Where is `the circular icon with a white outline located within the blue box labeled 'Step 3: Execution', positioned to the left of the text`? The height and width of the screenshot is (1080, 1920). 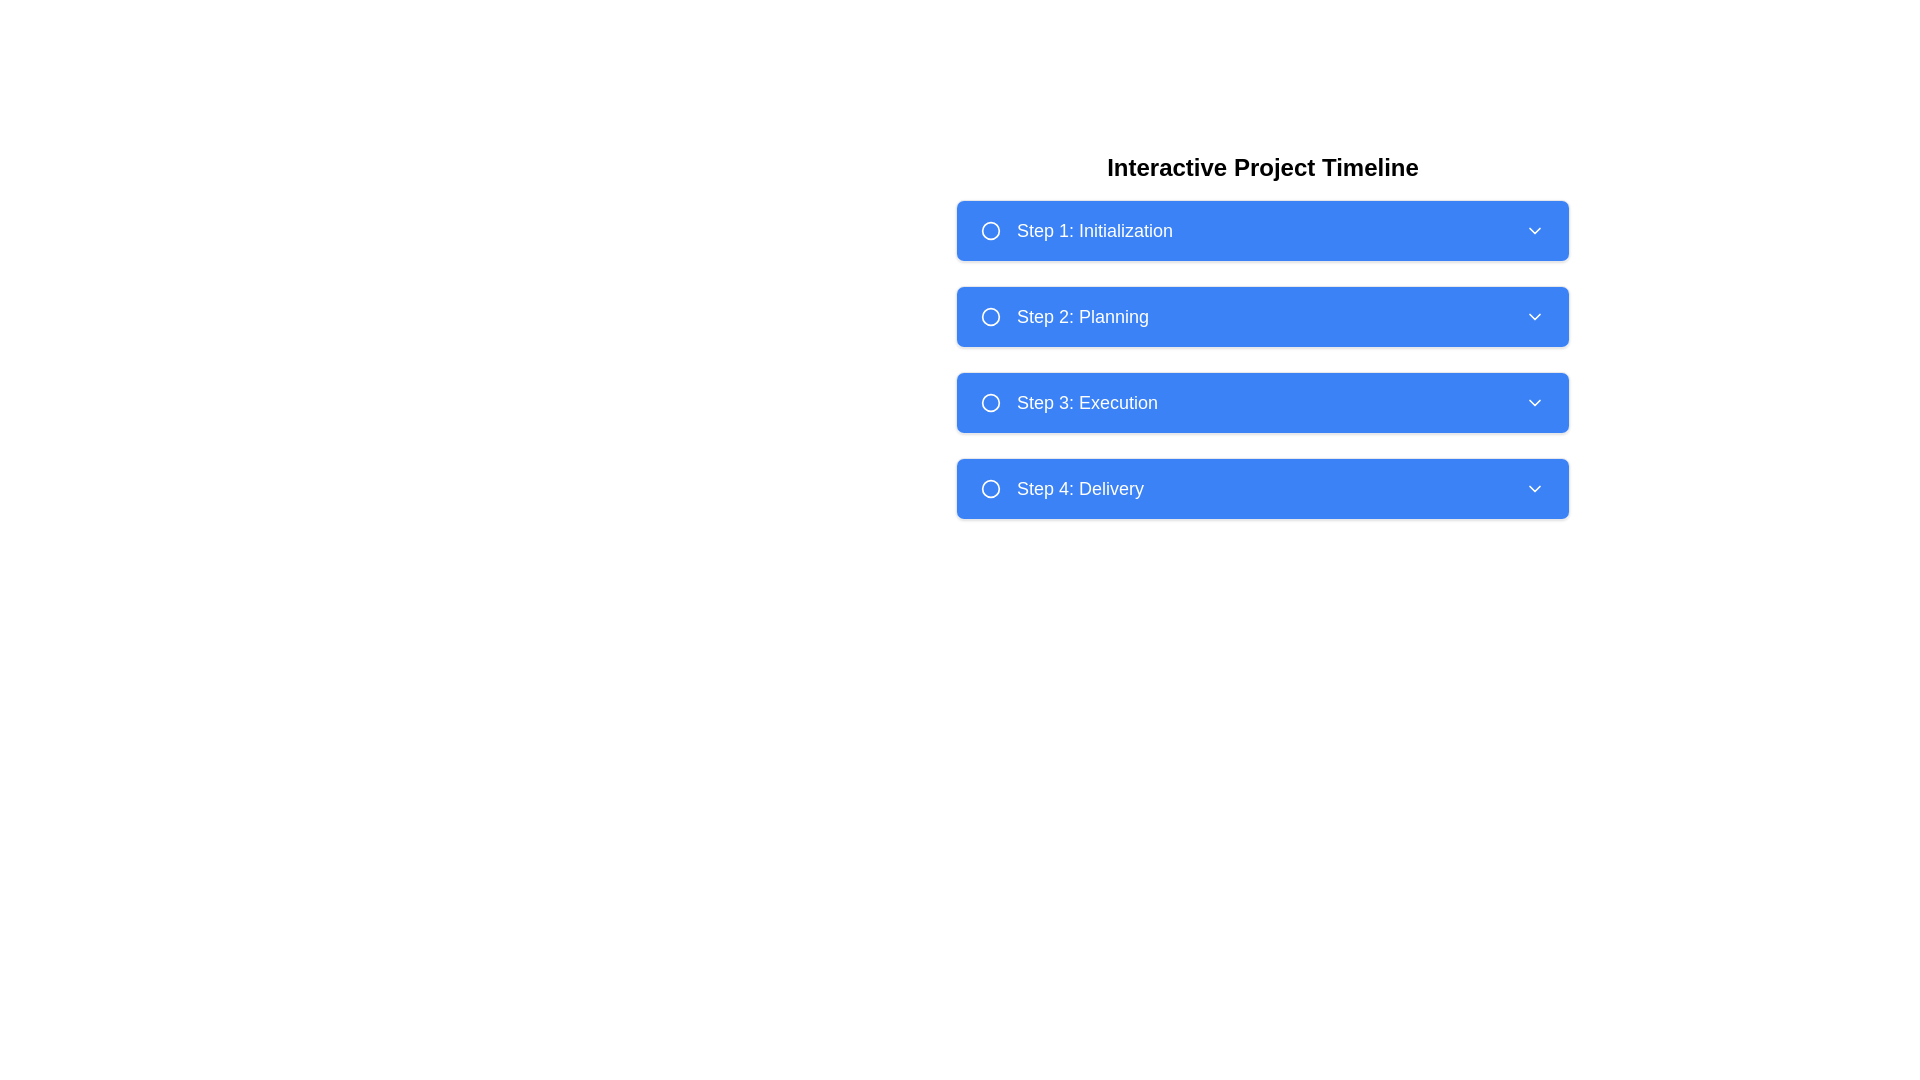 the circular icon with a white outline located within the blue box labeled 'Step 3: Execution', positioned to the left of the text is located at coordinates (990, 402).